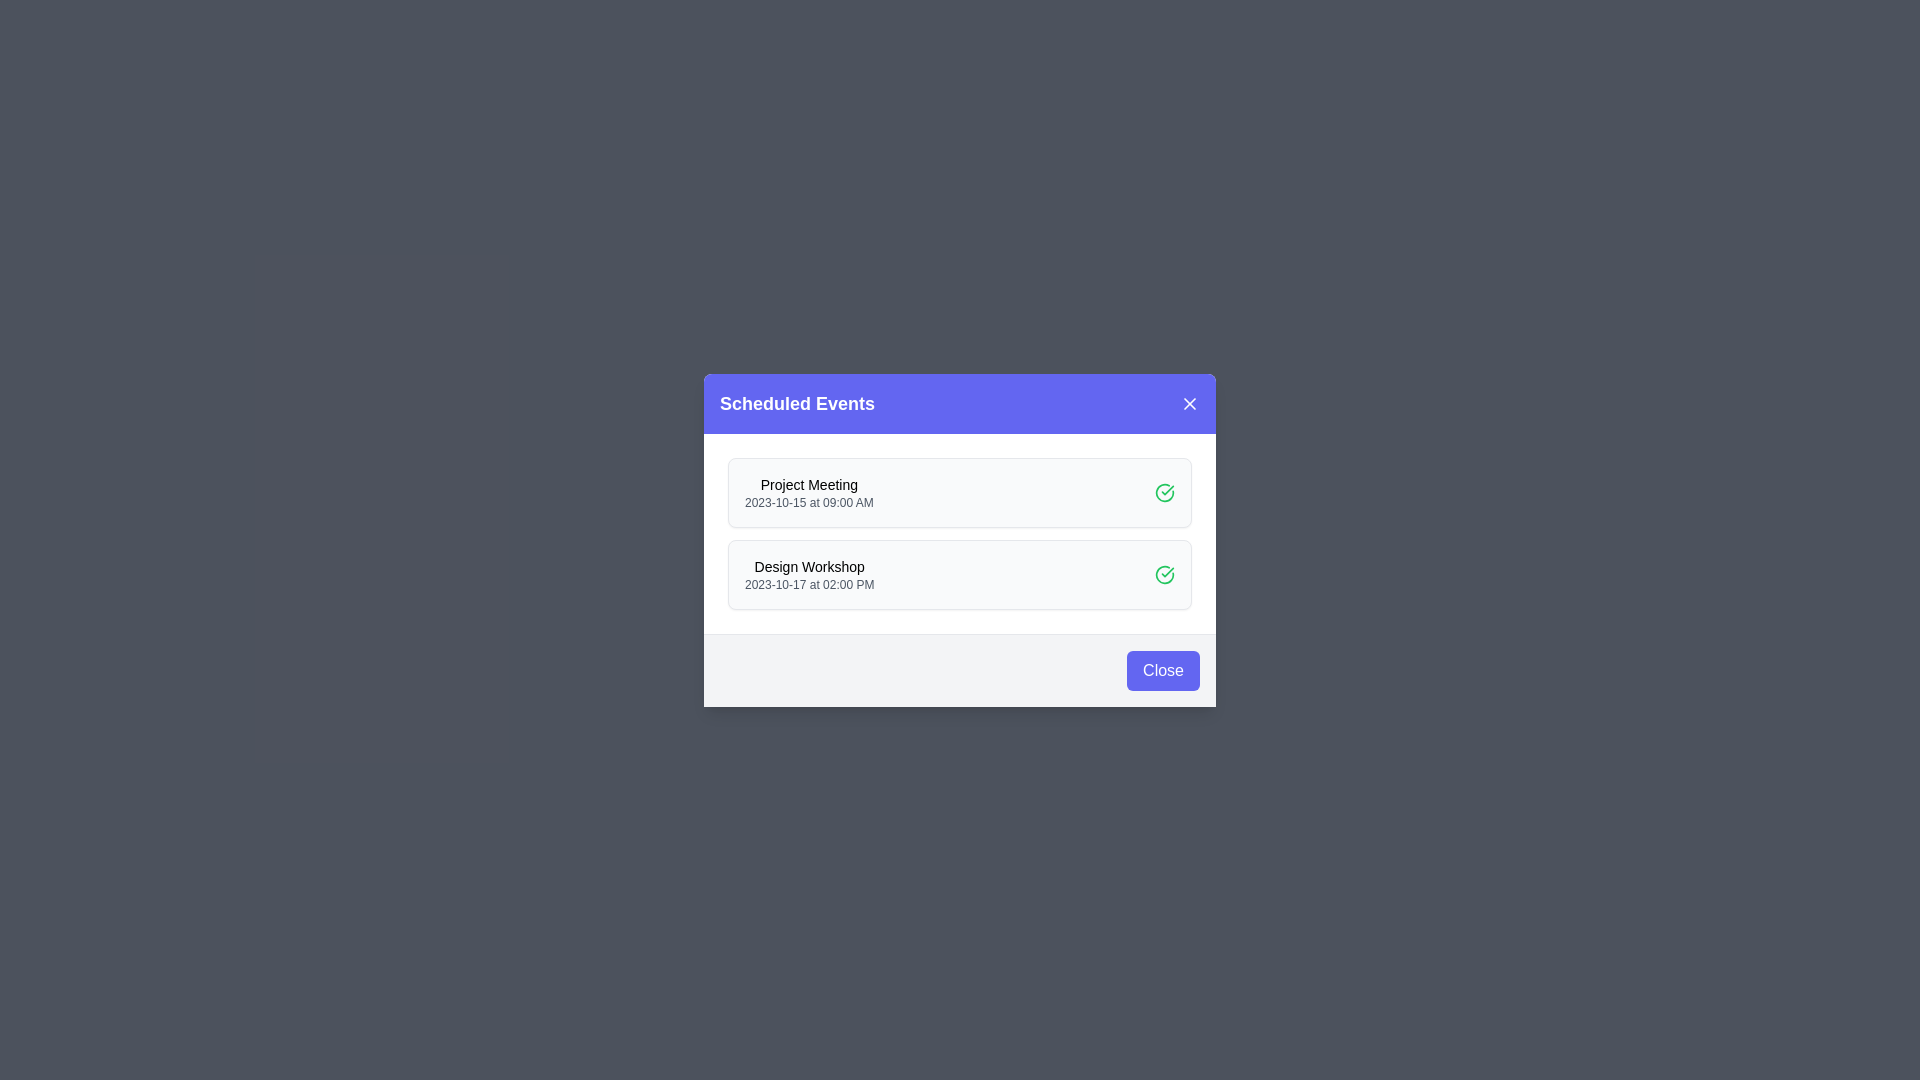 This screenshot has height=1080, width=1920. I want to click on the visual state of the Status Icon indicating the completion of the 'Design Workshop' event, located as the rightmost component of its row adjacent to the timestamp, so click(1165, 574).